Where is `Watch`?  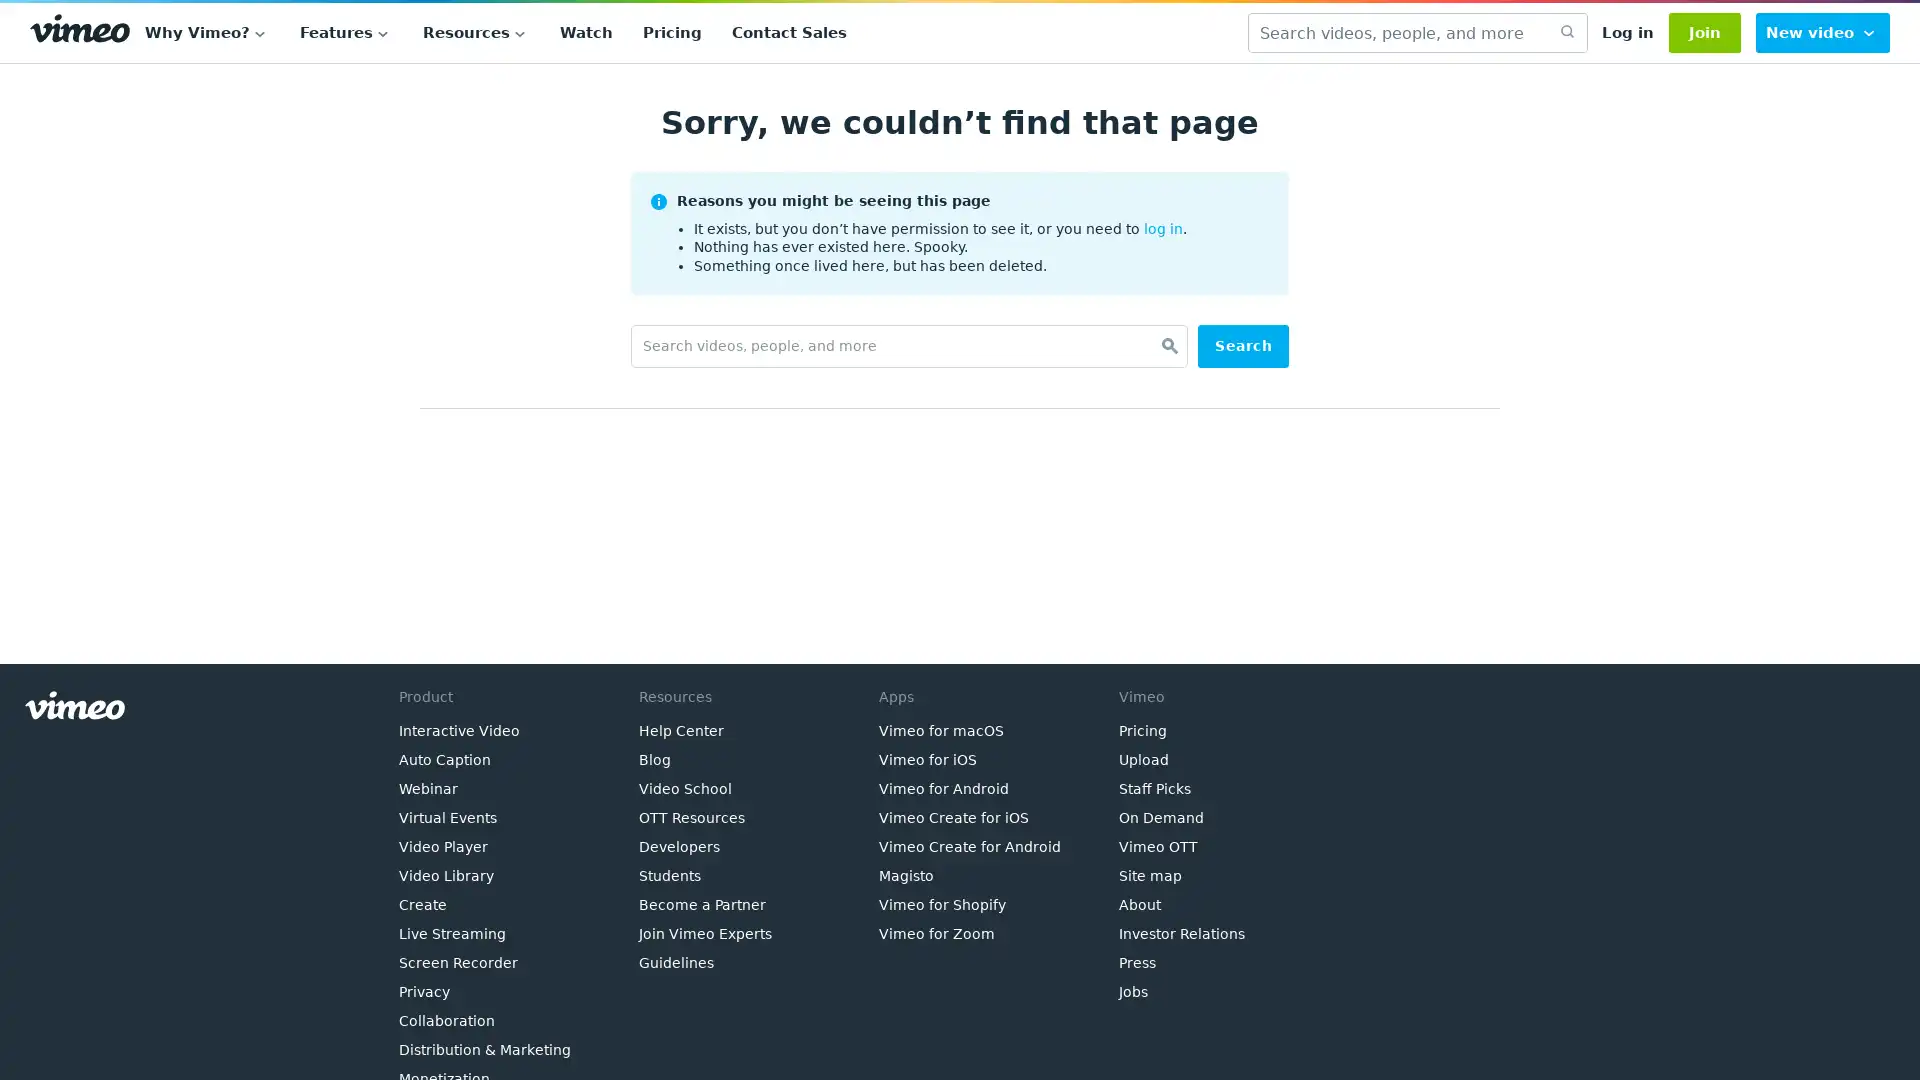
Watch is located at coordinates (585, 33).